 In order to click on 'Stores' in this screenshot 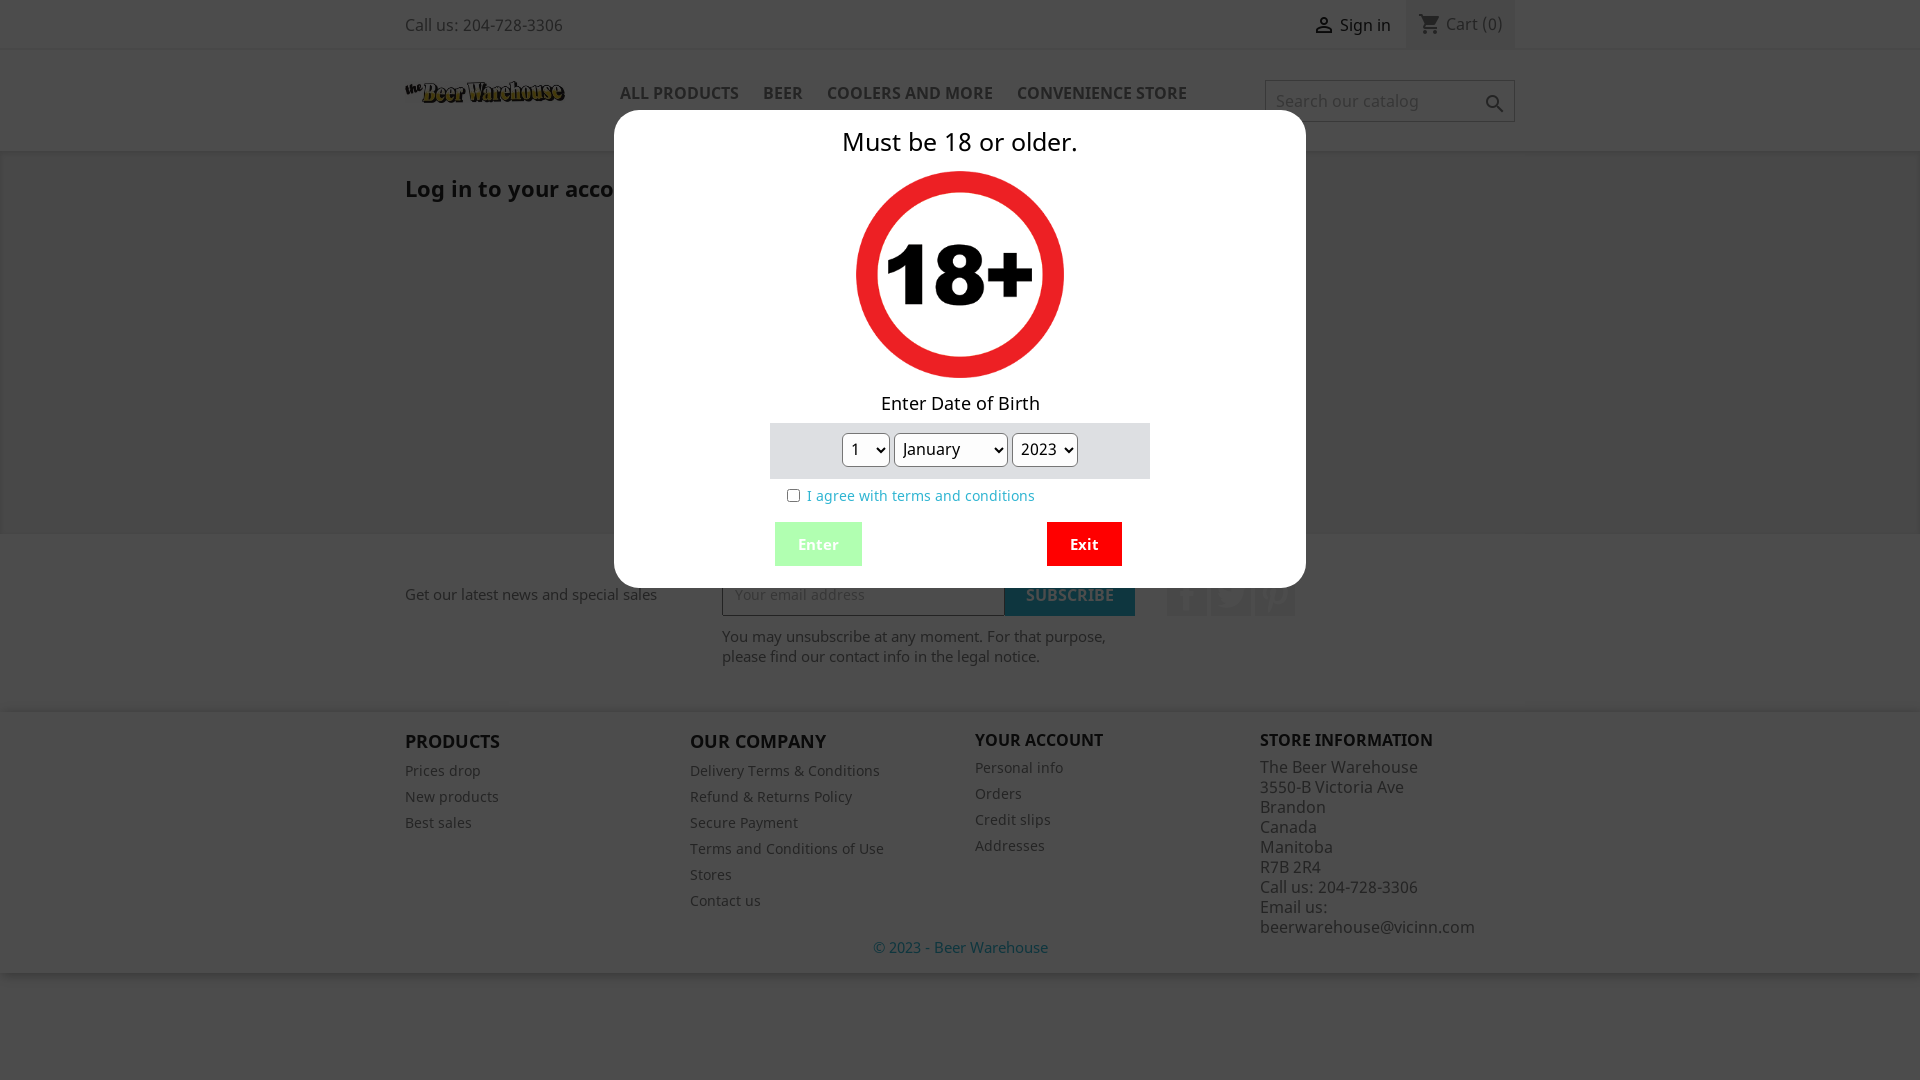, I will do `click(710, 873)`.